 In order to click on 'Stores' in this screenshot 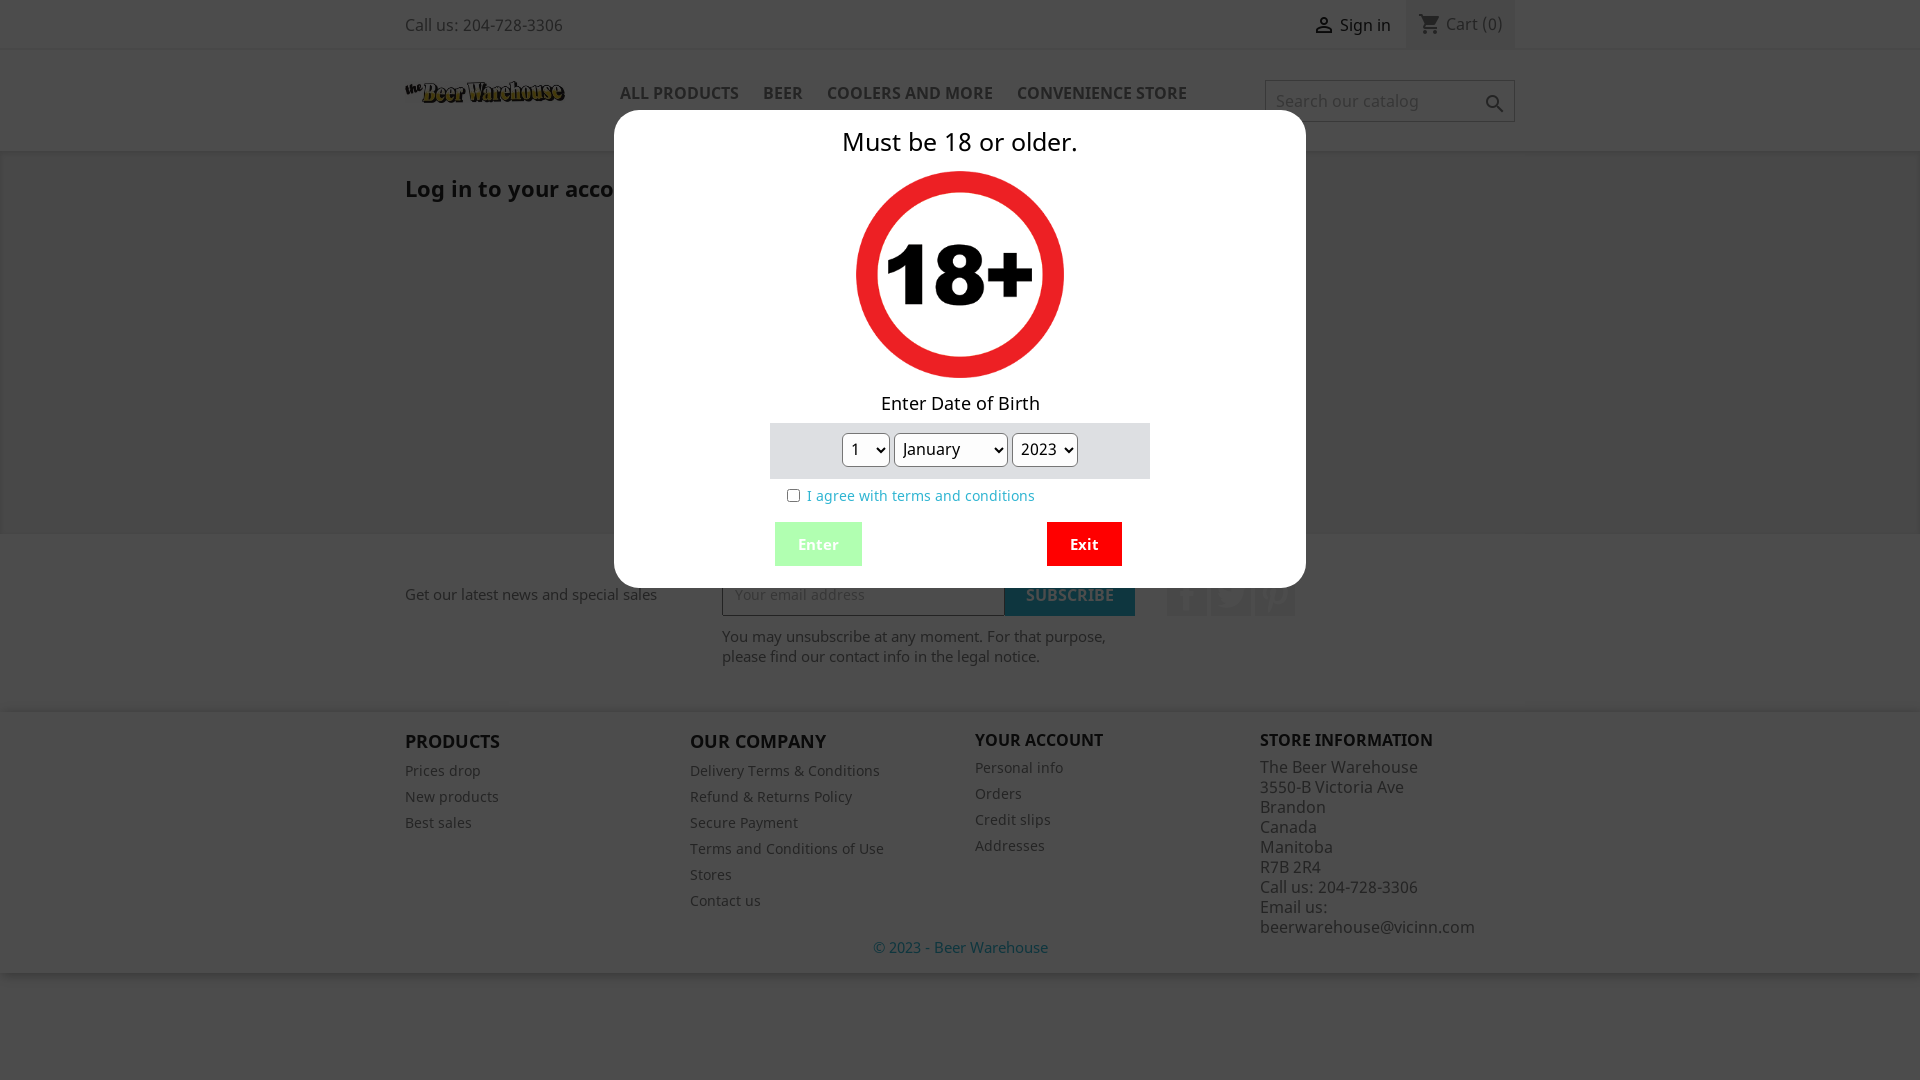, I will do `click(710, 873)`.